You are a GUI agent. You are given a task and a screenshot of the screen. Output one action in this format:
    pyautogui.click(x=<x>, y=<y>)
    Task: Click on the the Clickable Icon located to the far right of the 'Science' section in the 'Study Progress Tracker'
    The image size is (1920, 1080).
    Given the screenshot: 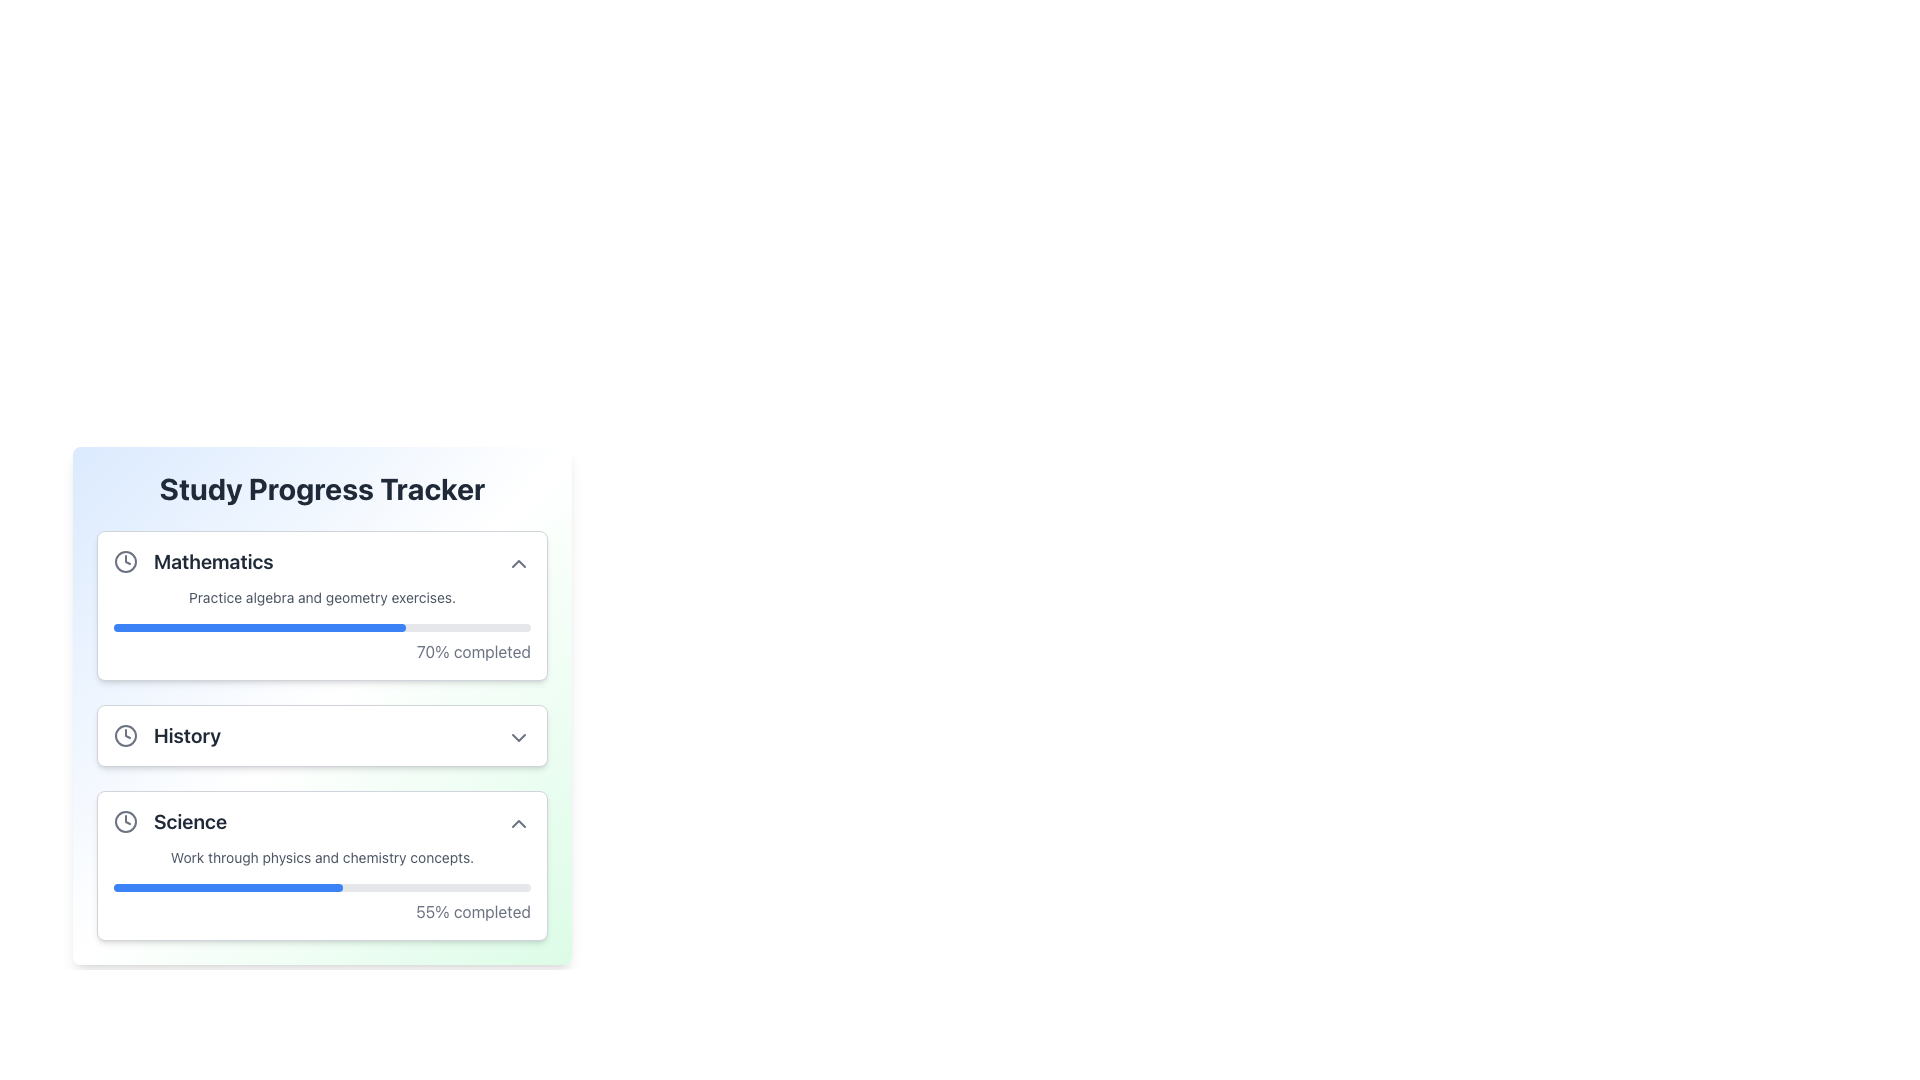 What is the action you would take?
    pyautogui.click(x=518, y=824)
    